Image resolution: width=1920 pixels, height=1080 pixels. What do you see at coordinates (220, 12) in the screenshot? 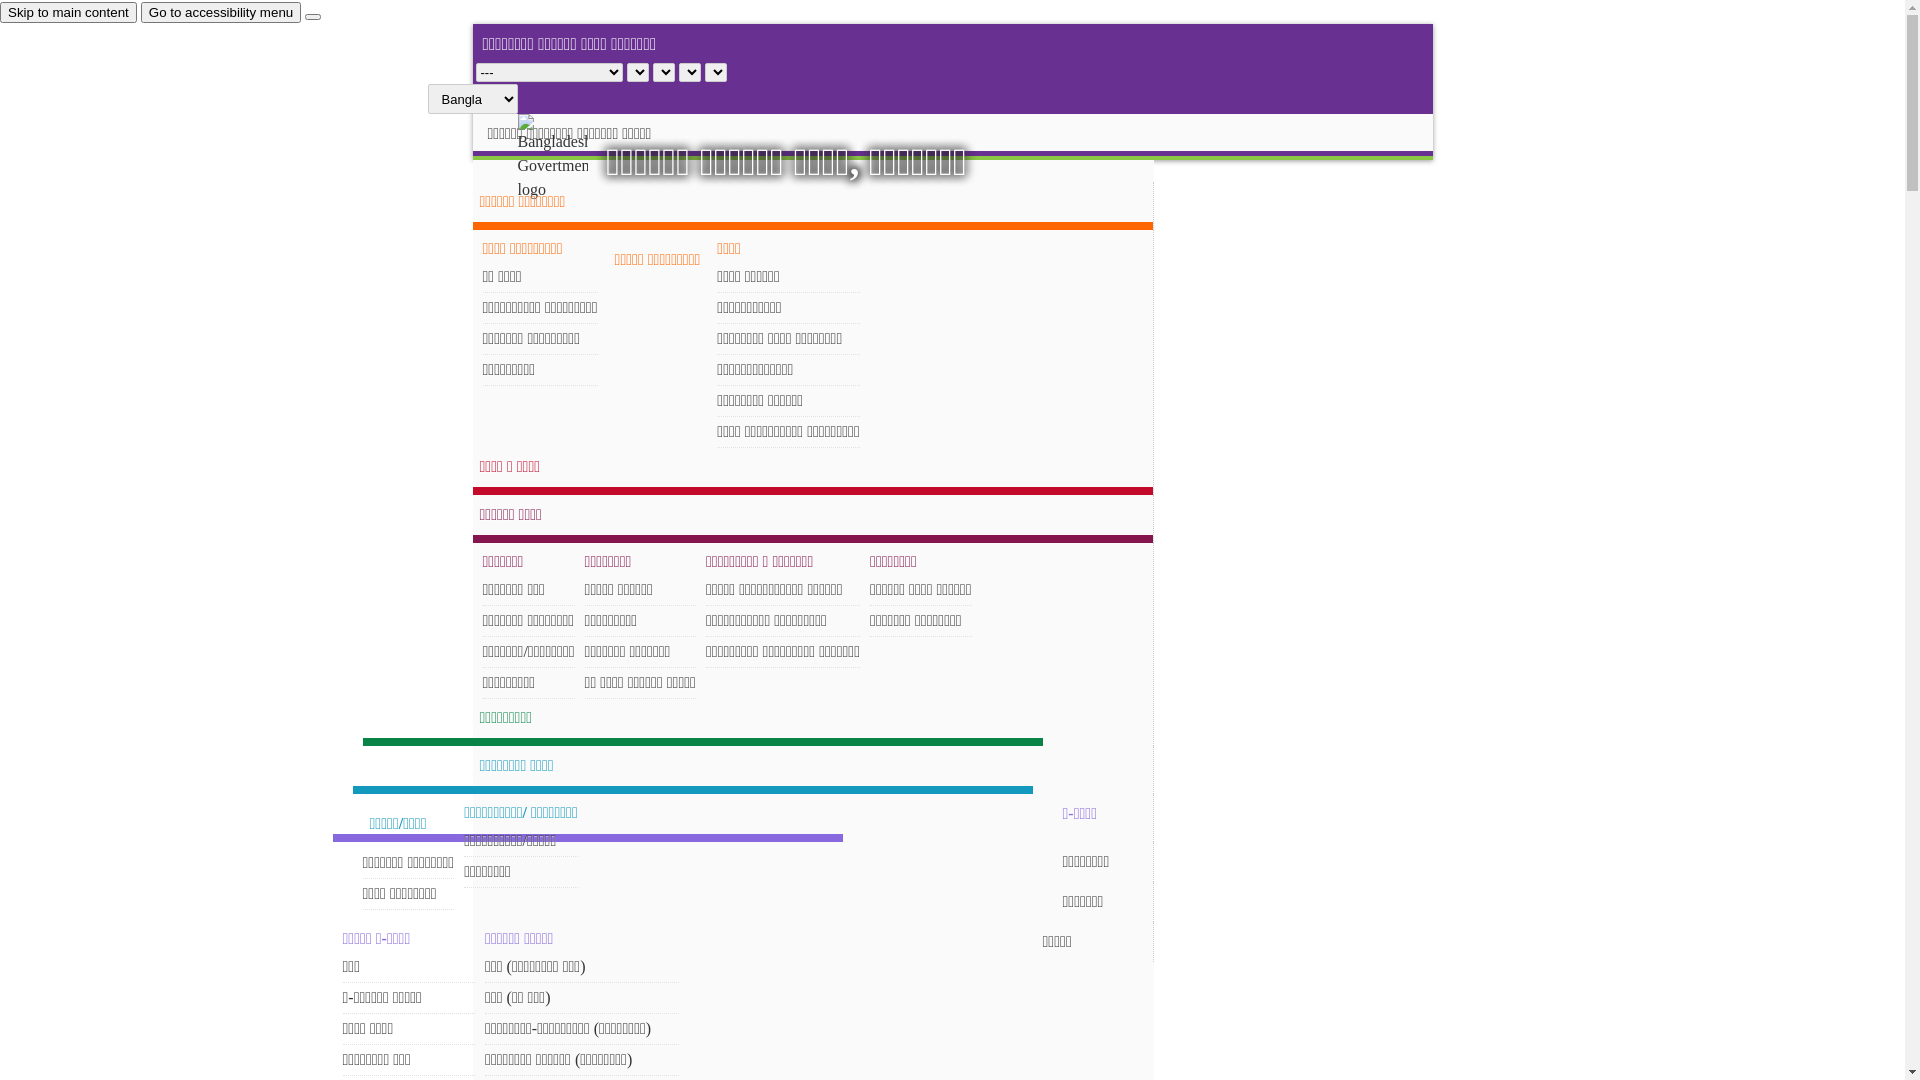
I see `'Go to accessibility menu'` at bounding box center [220, 12].